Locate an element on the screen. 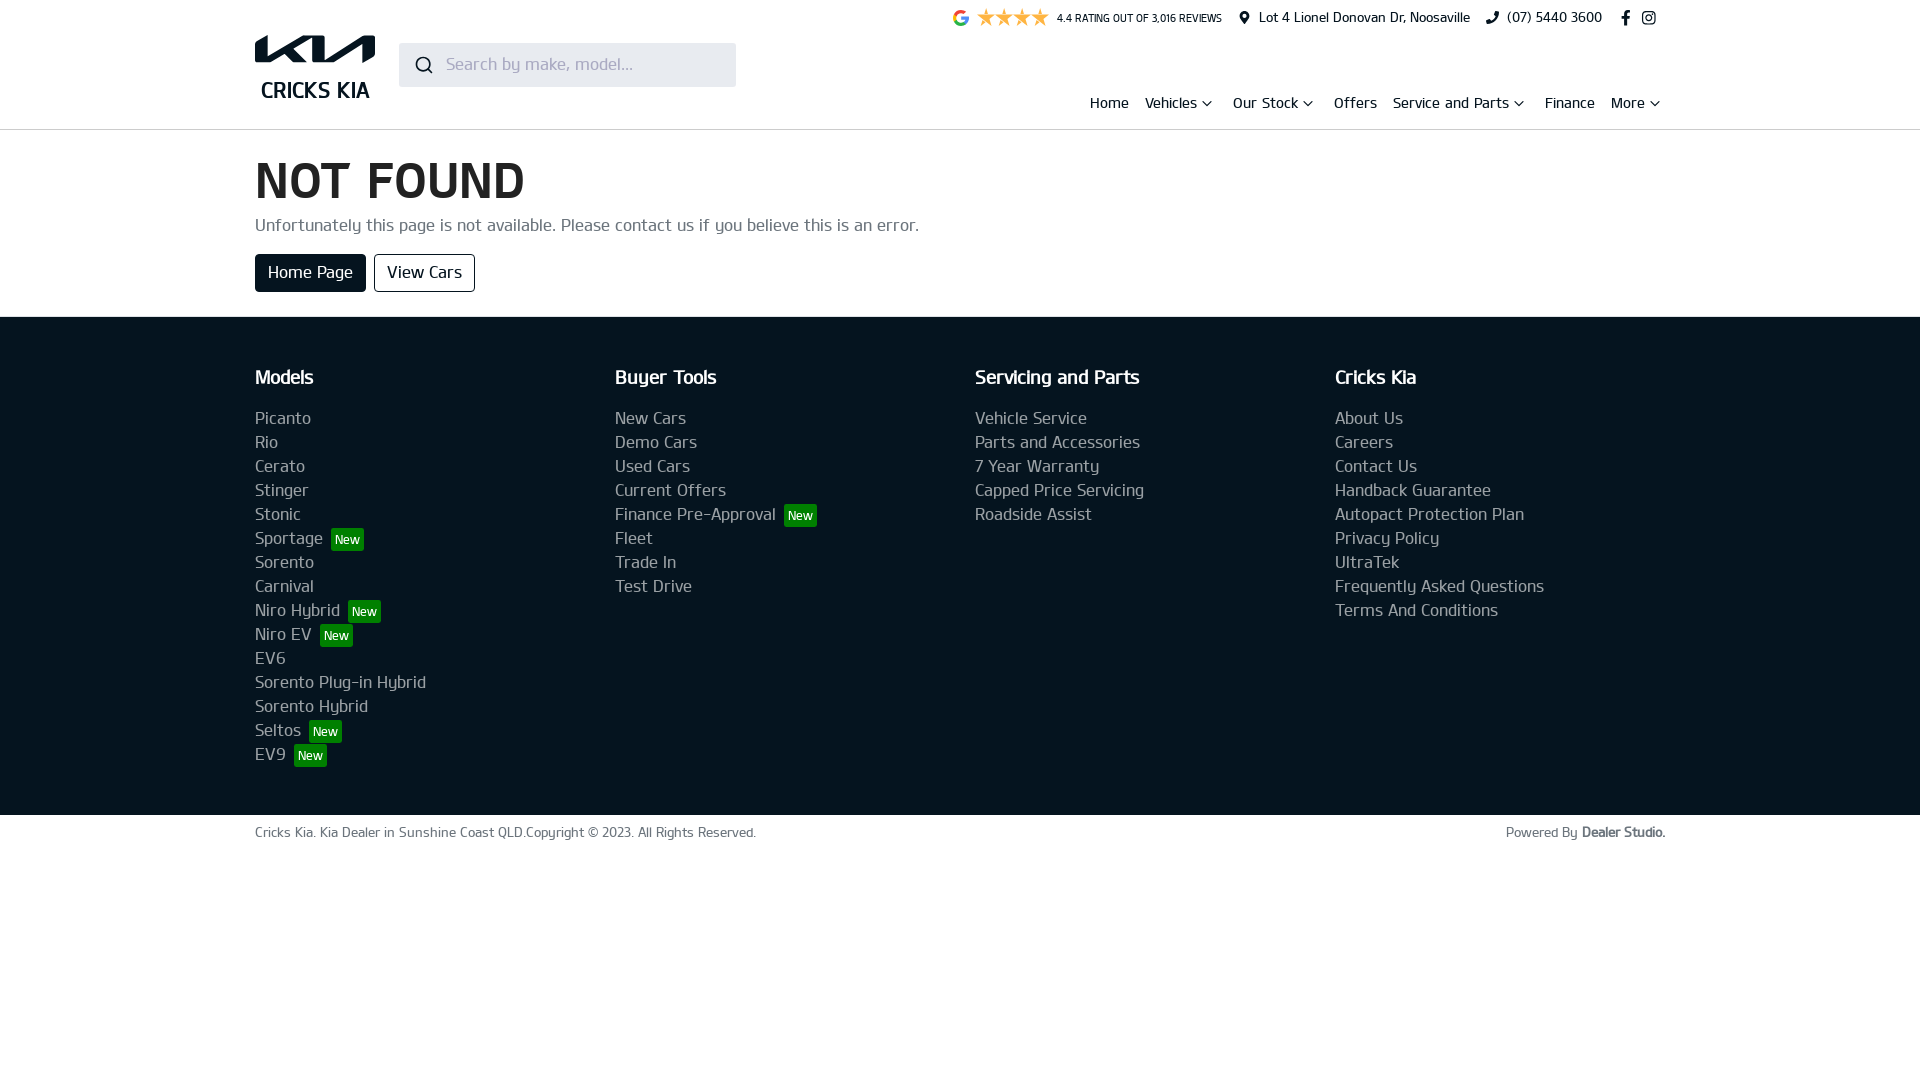 The image size is (1920, 1080). 'Service and Parts' is located at coordinates (1453, 106).